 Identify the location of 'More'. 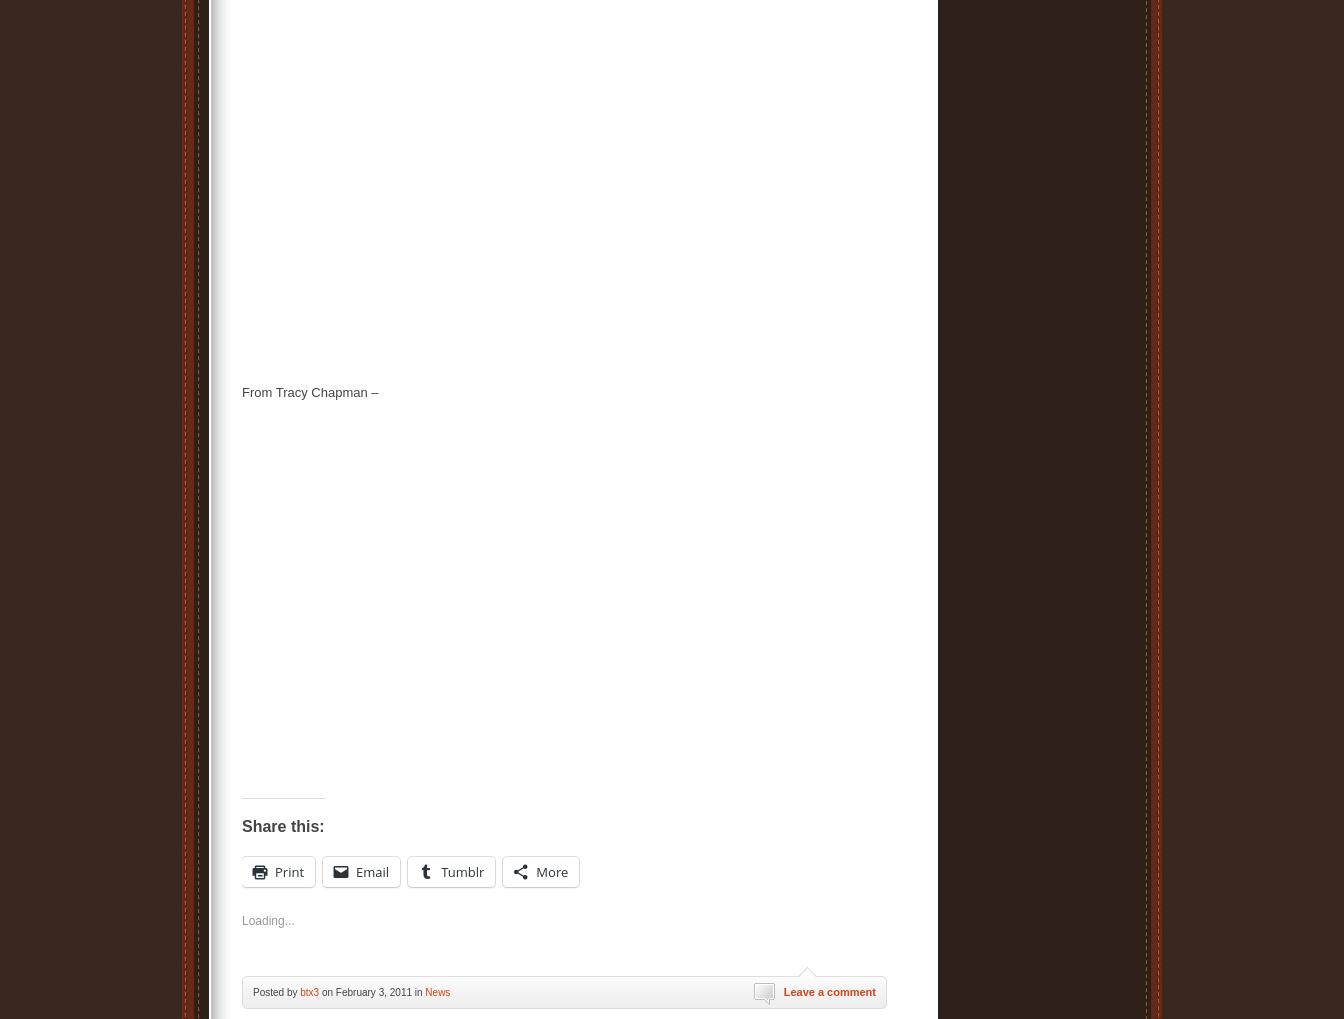
(551, 870).